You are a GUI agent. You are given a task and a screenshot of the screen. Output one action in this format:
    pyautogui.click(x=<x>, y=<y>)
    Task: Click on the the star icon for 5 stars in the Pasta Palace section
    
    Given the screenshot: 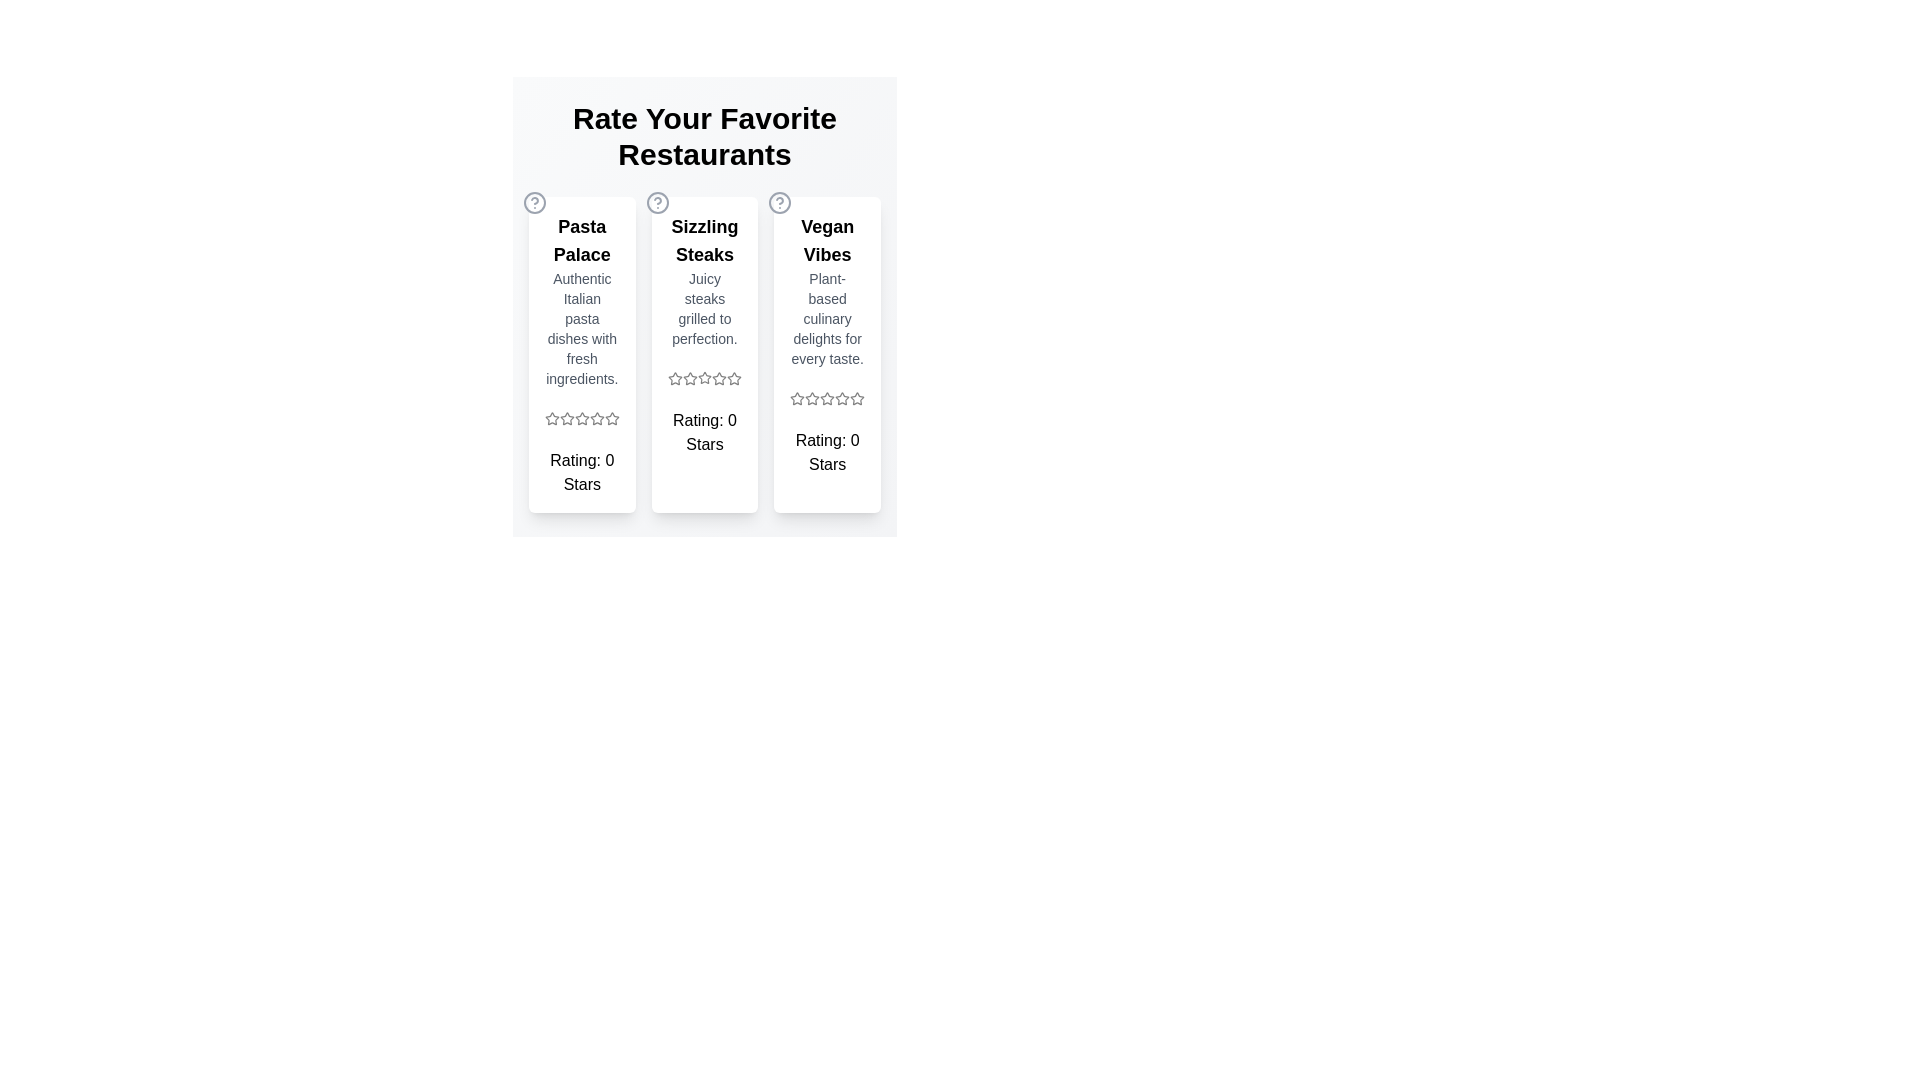 What is the action you would take?
    pyautogui.click(x=610, y=418)
    